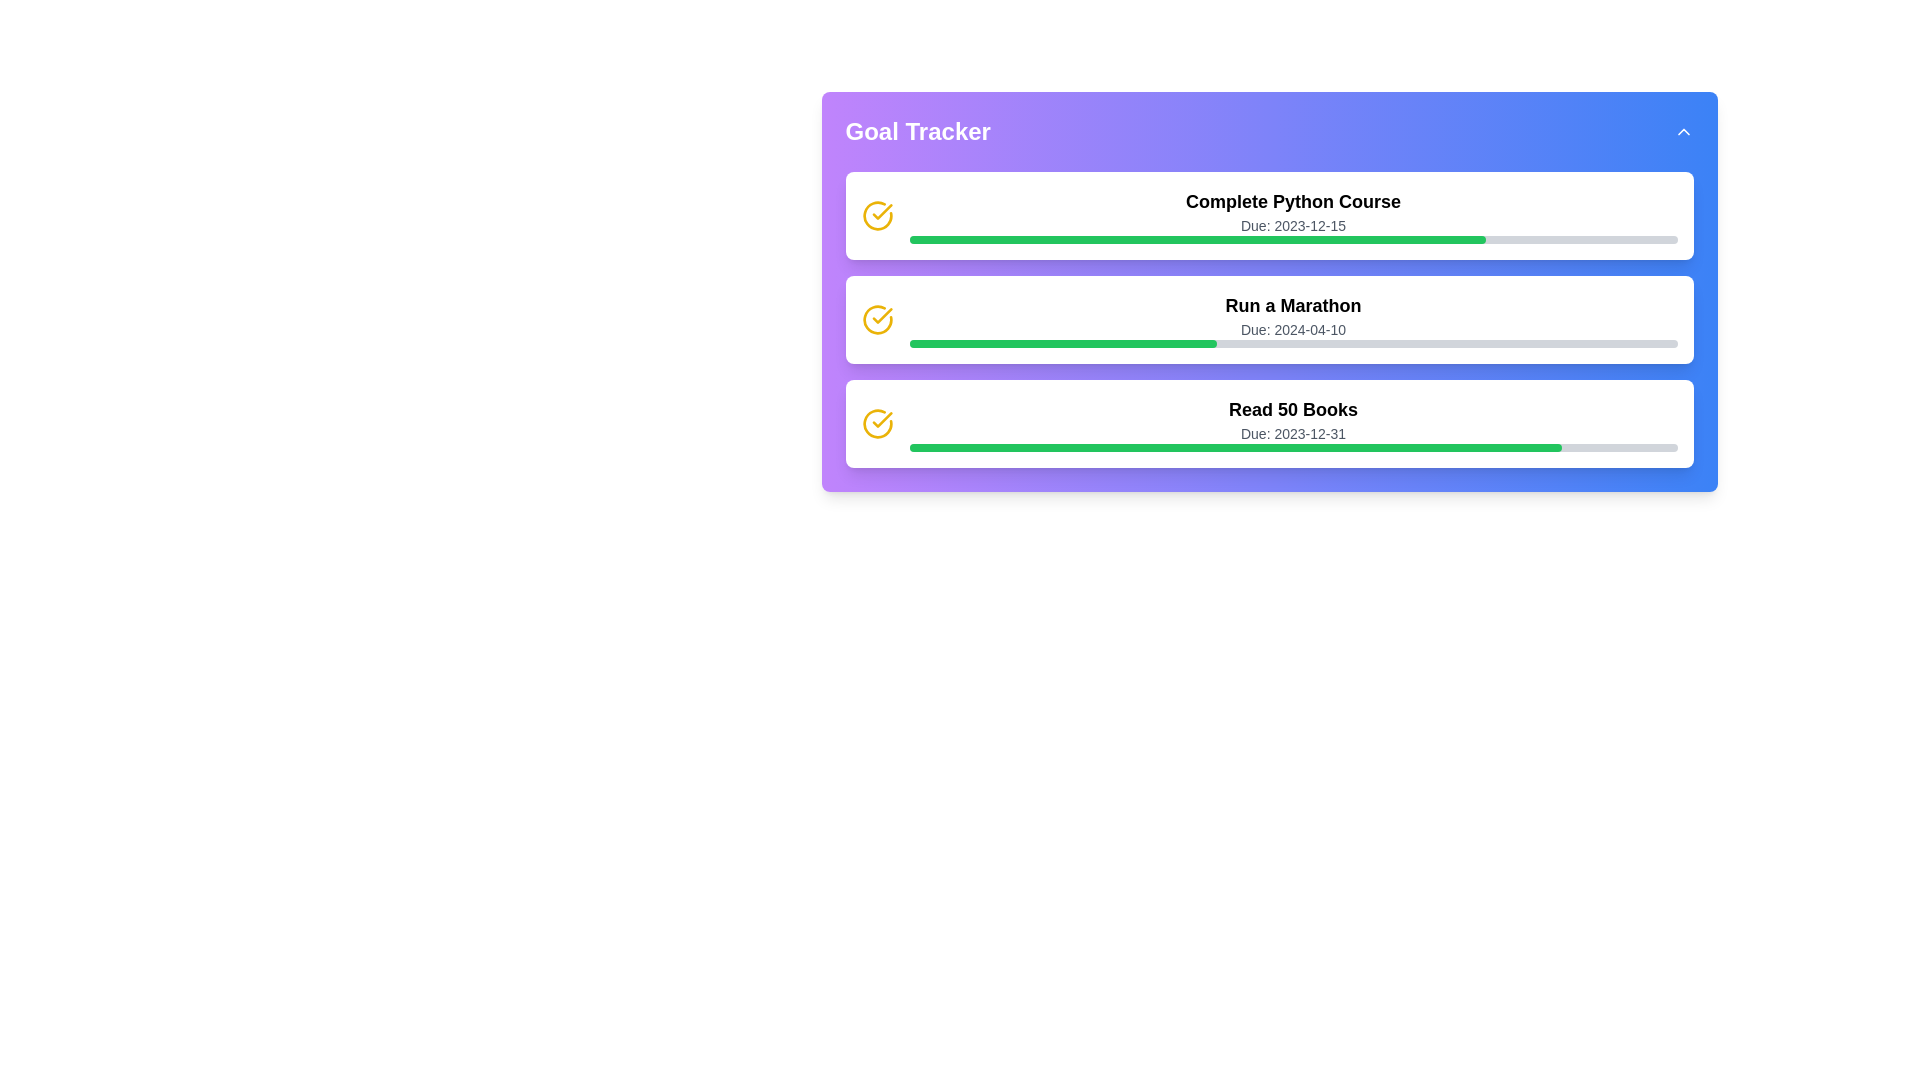 This screenshot has height=1080, width=1920. What do you see at coordinates (877, 319) in the screenshot?
I see `the circular icon with a yellow border and a check mark, located at the top-left section of the 'Run a Marathon' card` at bounding box center [877, 319].